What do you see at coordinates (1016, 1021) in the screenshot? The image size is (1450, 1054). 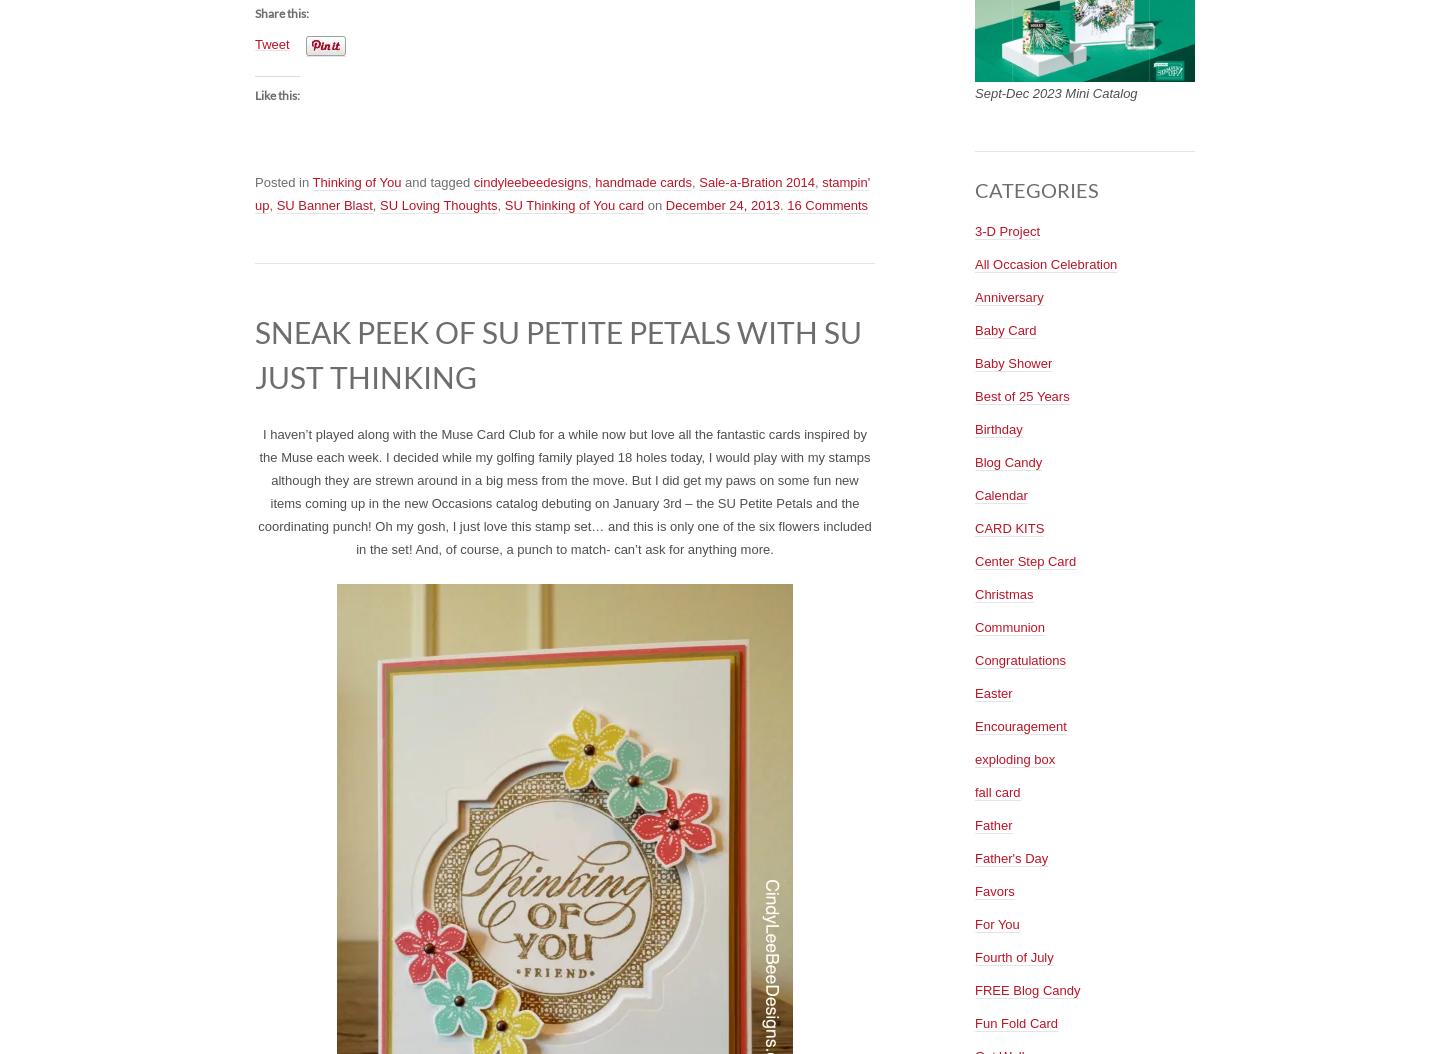 I see `'Fun Fold Card'` at bounding box center [1016, 1021].